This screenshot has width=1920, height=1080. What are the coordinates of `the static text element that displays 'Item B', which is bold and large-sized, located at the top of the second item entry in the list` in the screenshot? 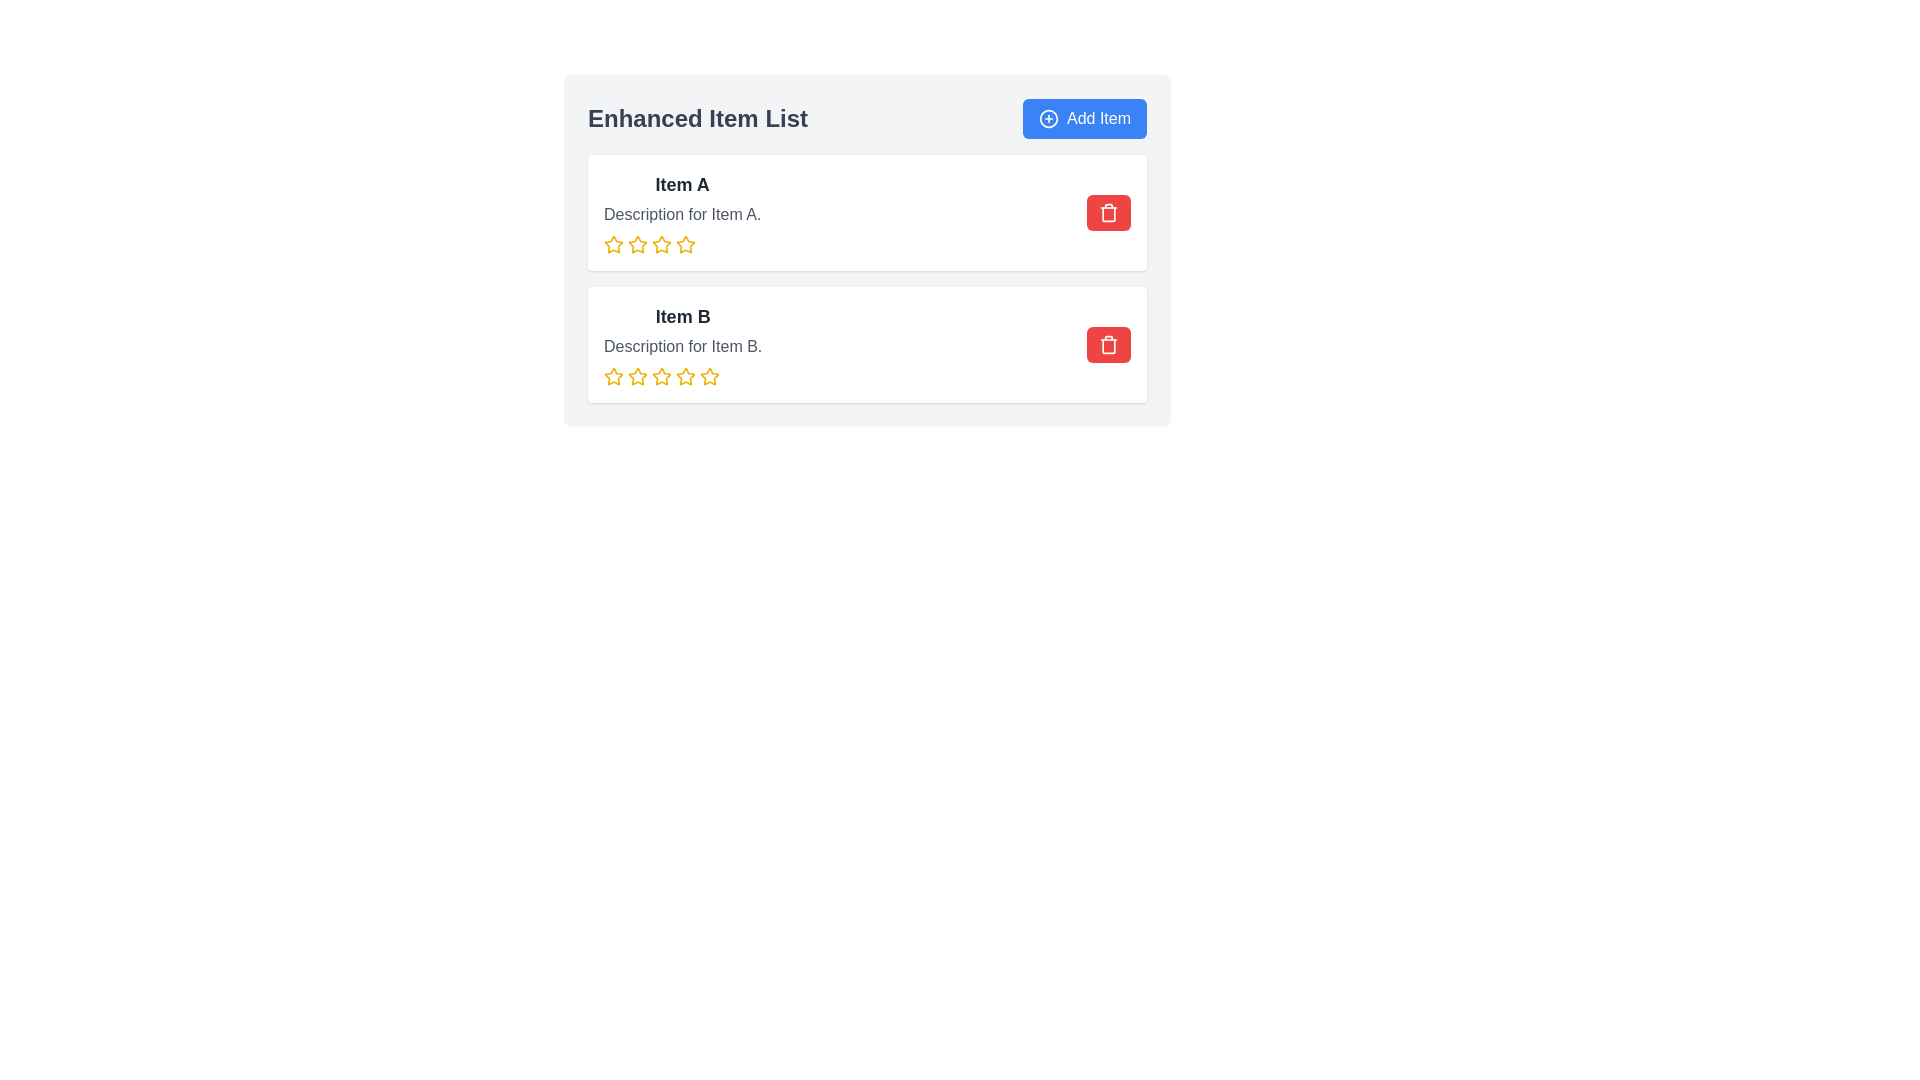 It's located at (683, 315).